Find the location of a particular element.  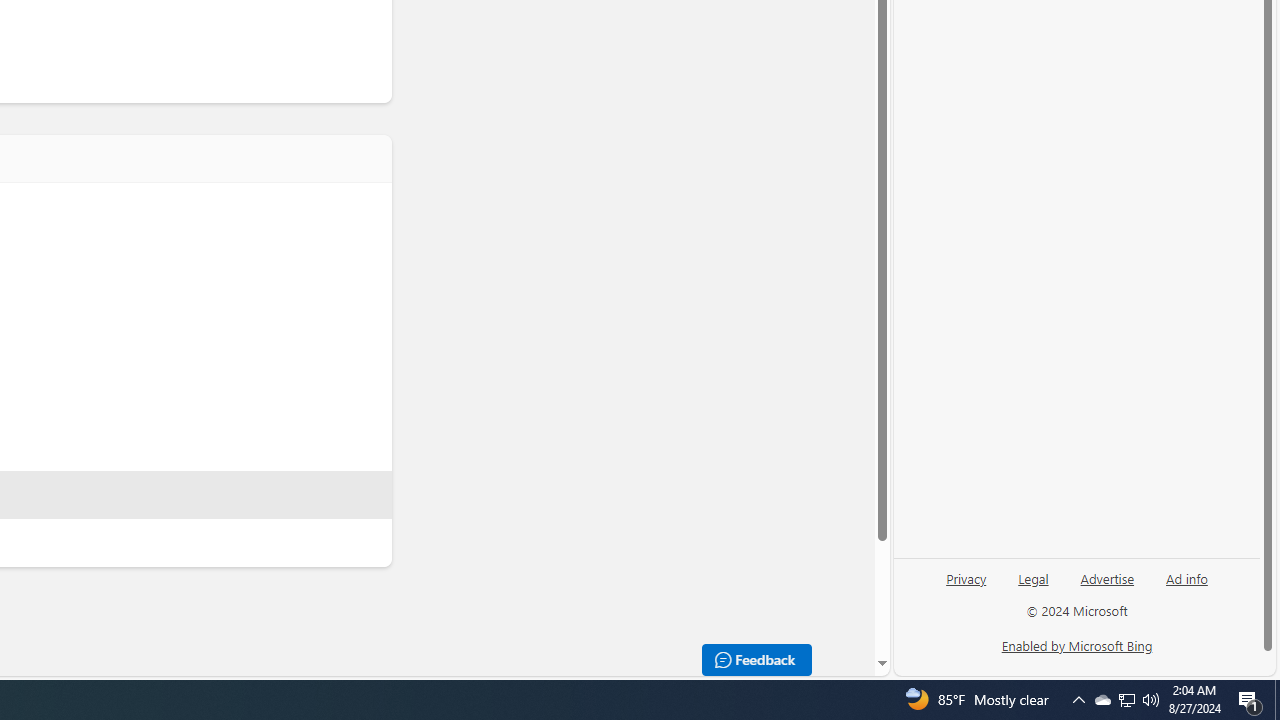

'Legal' is located at coordinates (1033, 585).